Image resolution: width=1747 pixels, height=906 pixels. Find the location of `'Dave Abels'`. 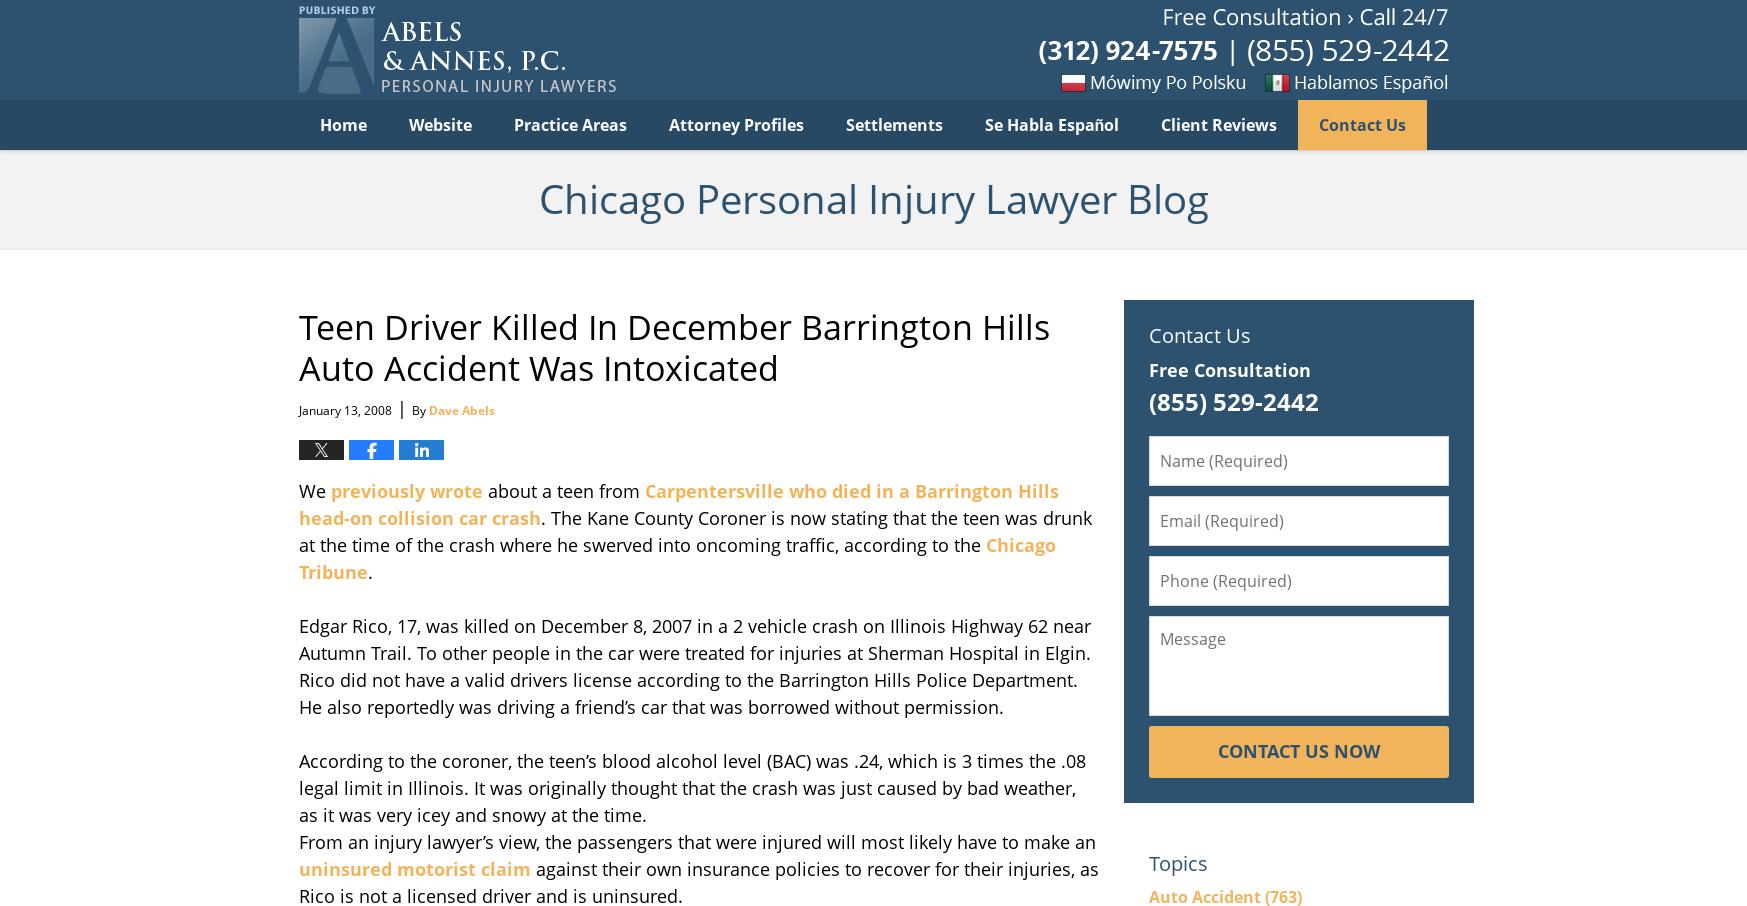

'Dave Abels' is located at coordinates (461, 410).